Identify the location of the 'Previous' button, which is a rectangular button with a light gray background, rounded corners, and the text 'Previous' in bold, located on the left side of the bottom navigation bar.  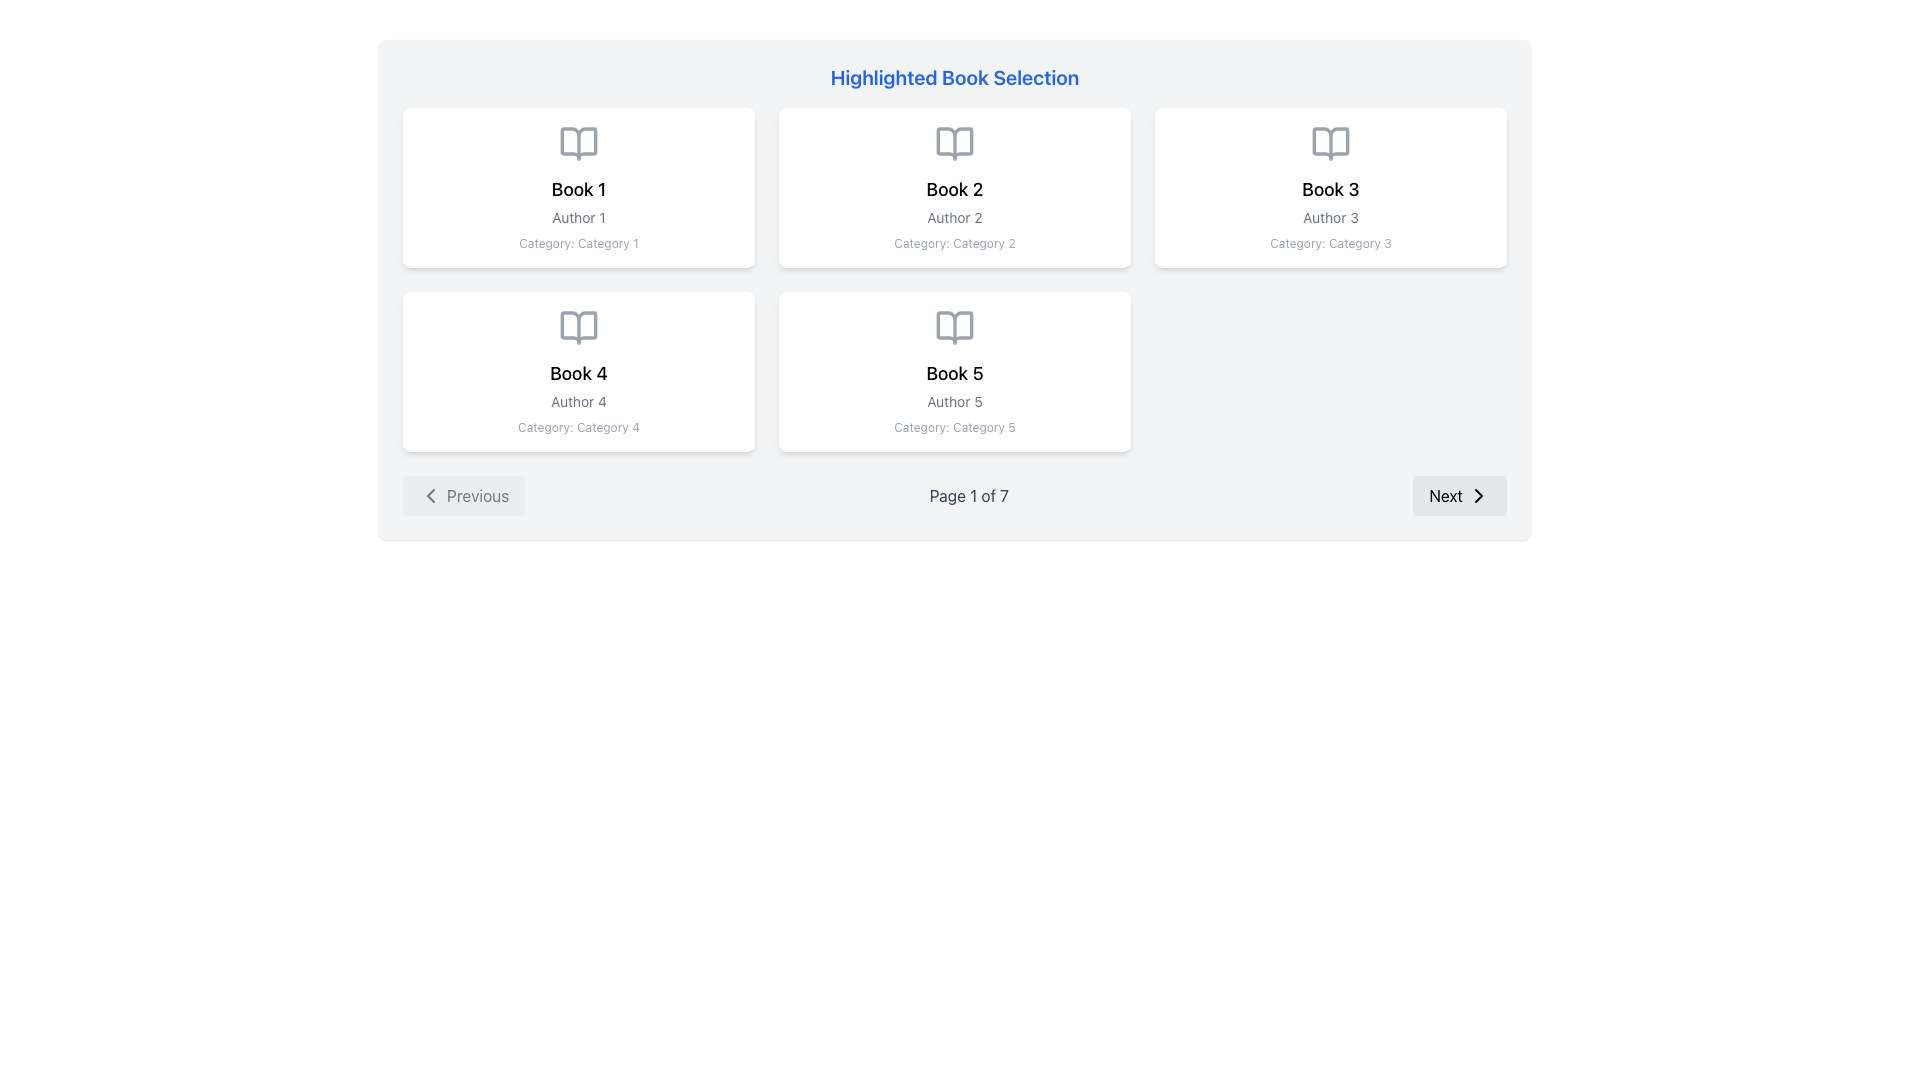
(463, 495).